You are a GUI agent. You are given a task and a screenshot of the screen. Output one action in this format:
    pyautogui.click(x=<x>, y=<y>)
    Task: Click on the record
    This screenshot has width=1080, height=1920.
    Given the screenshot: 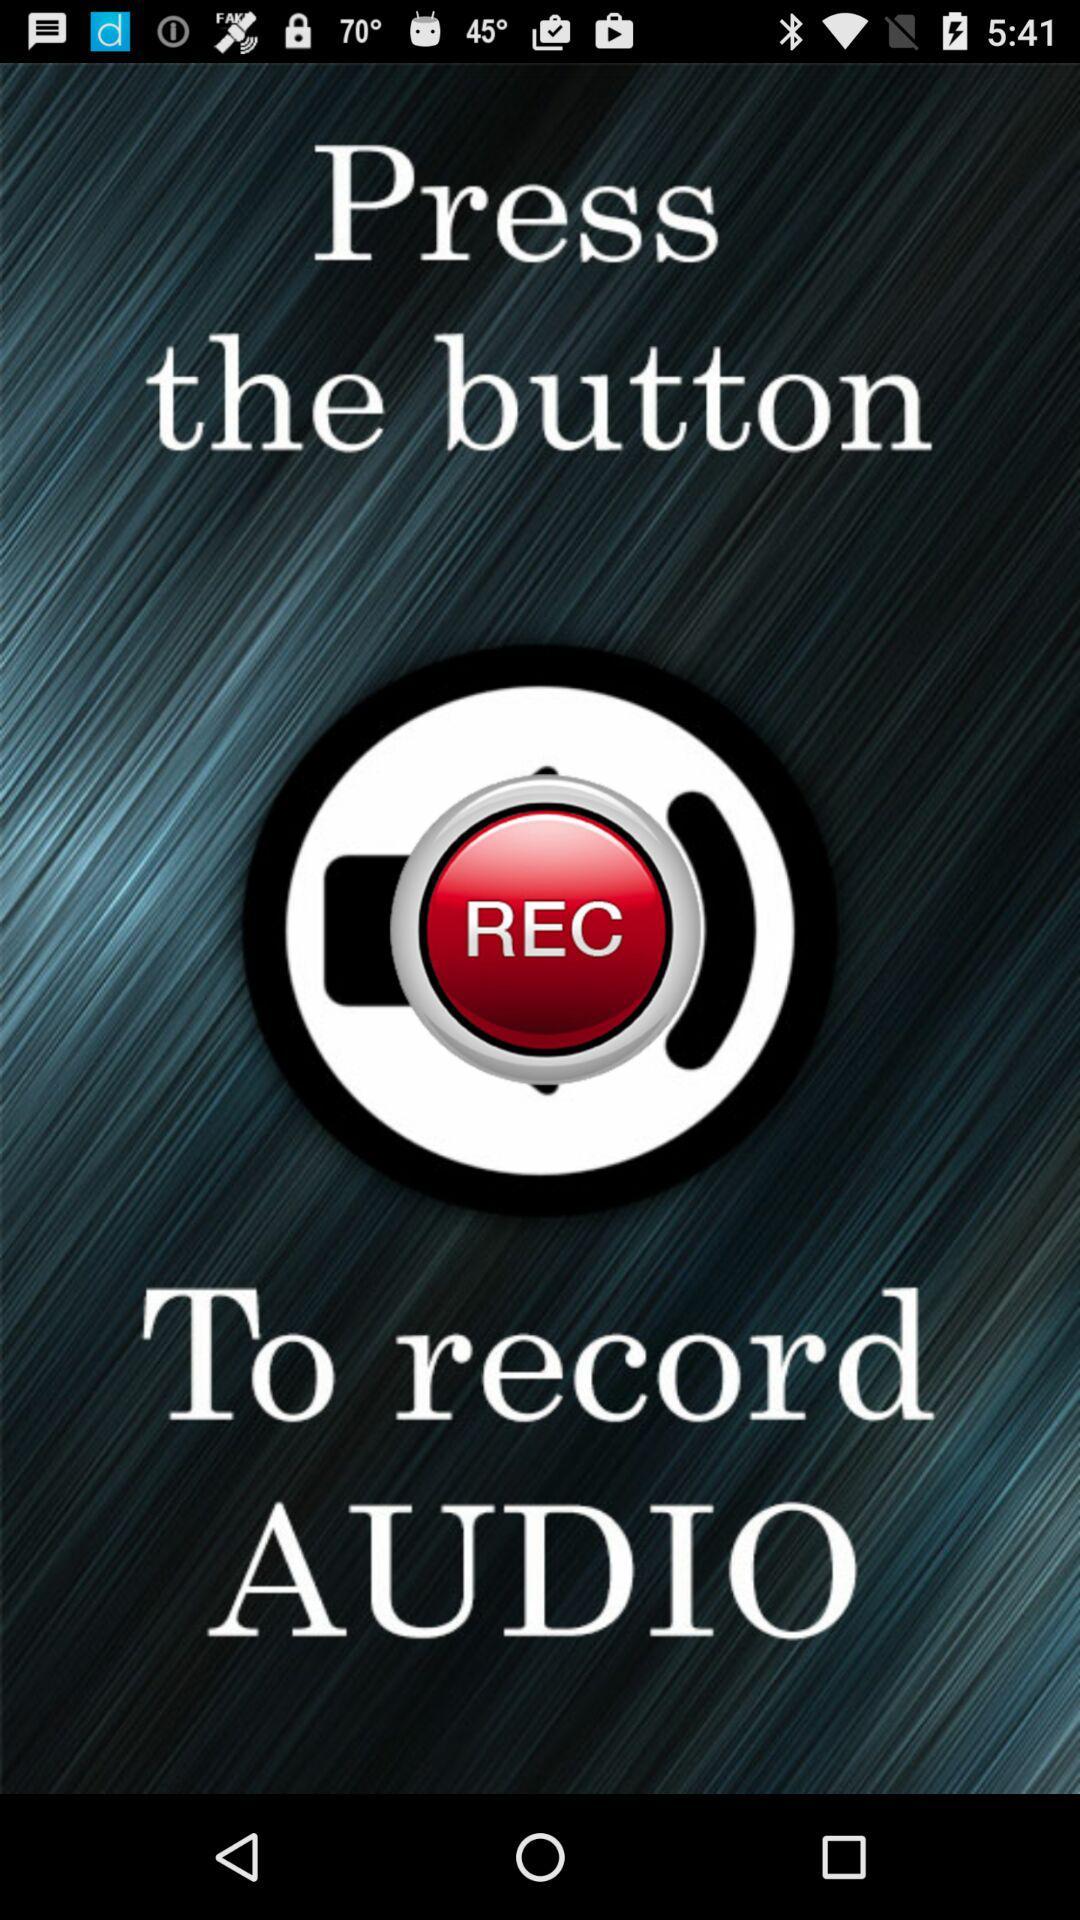 What is the action you would take?
    pyautogui.click(x=540, y=927)
    